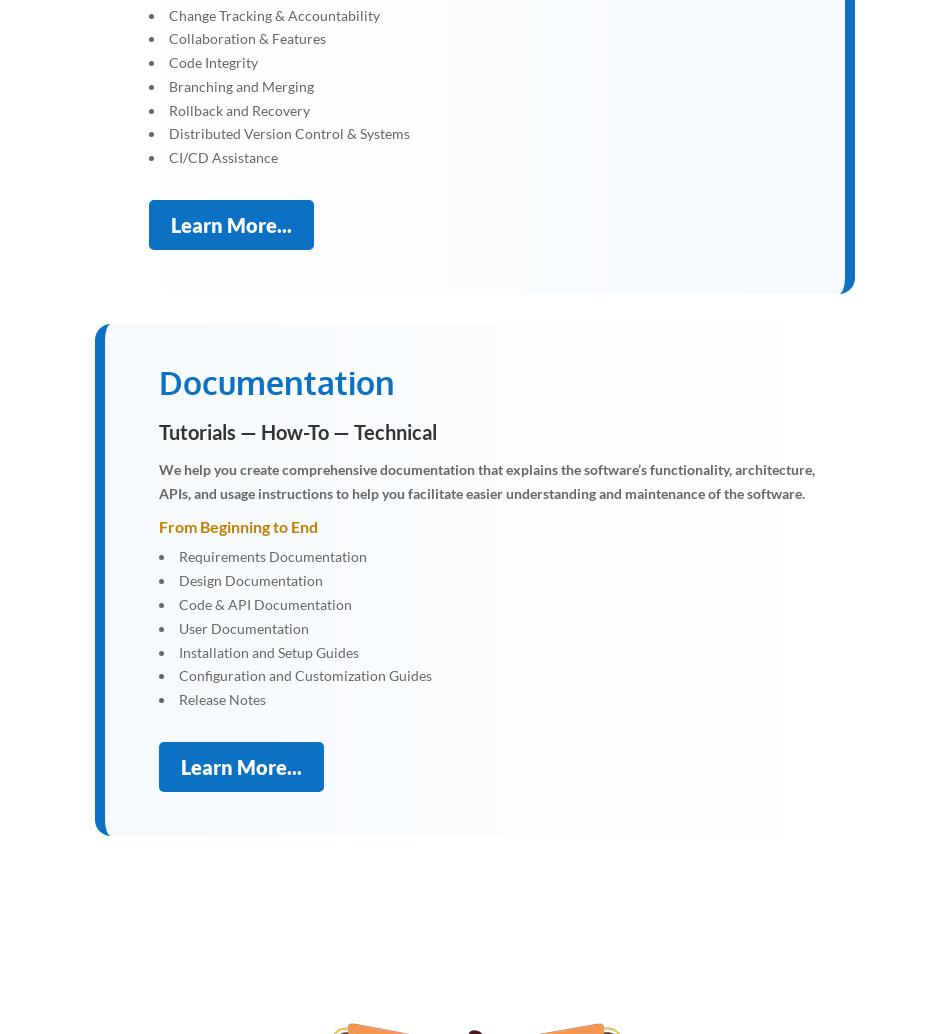  What do you see at coordinates (249, 580) in the screenshot?
I see `'Design Documentation'` at bounding box center [249, 580].